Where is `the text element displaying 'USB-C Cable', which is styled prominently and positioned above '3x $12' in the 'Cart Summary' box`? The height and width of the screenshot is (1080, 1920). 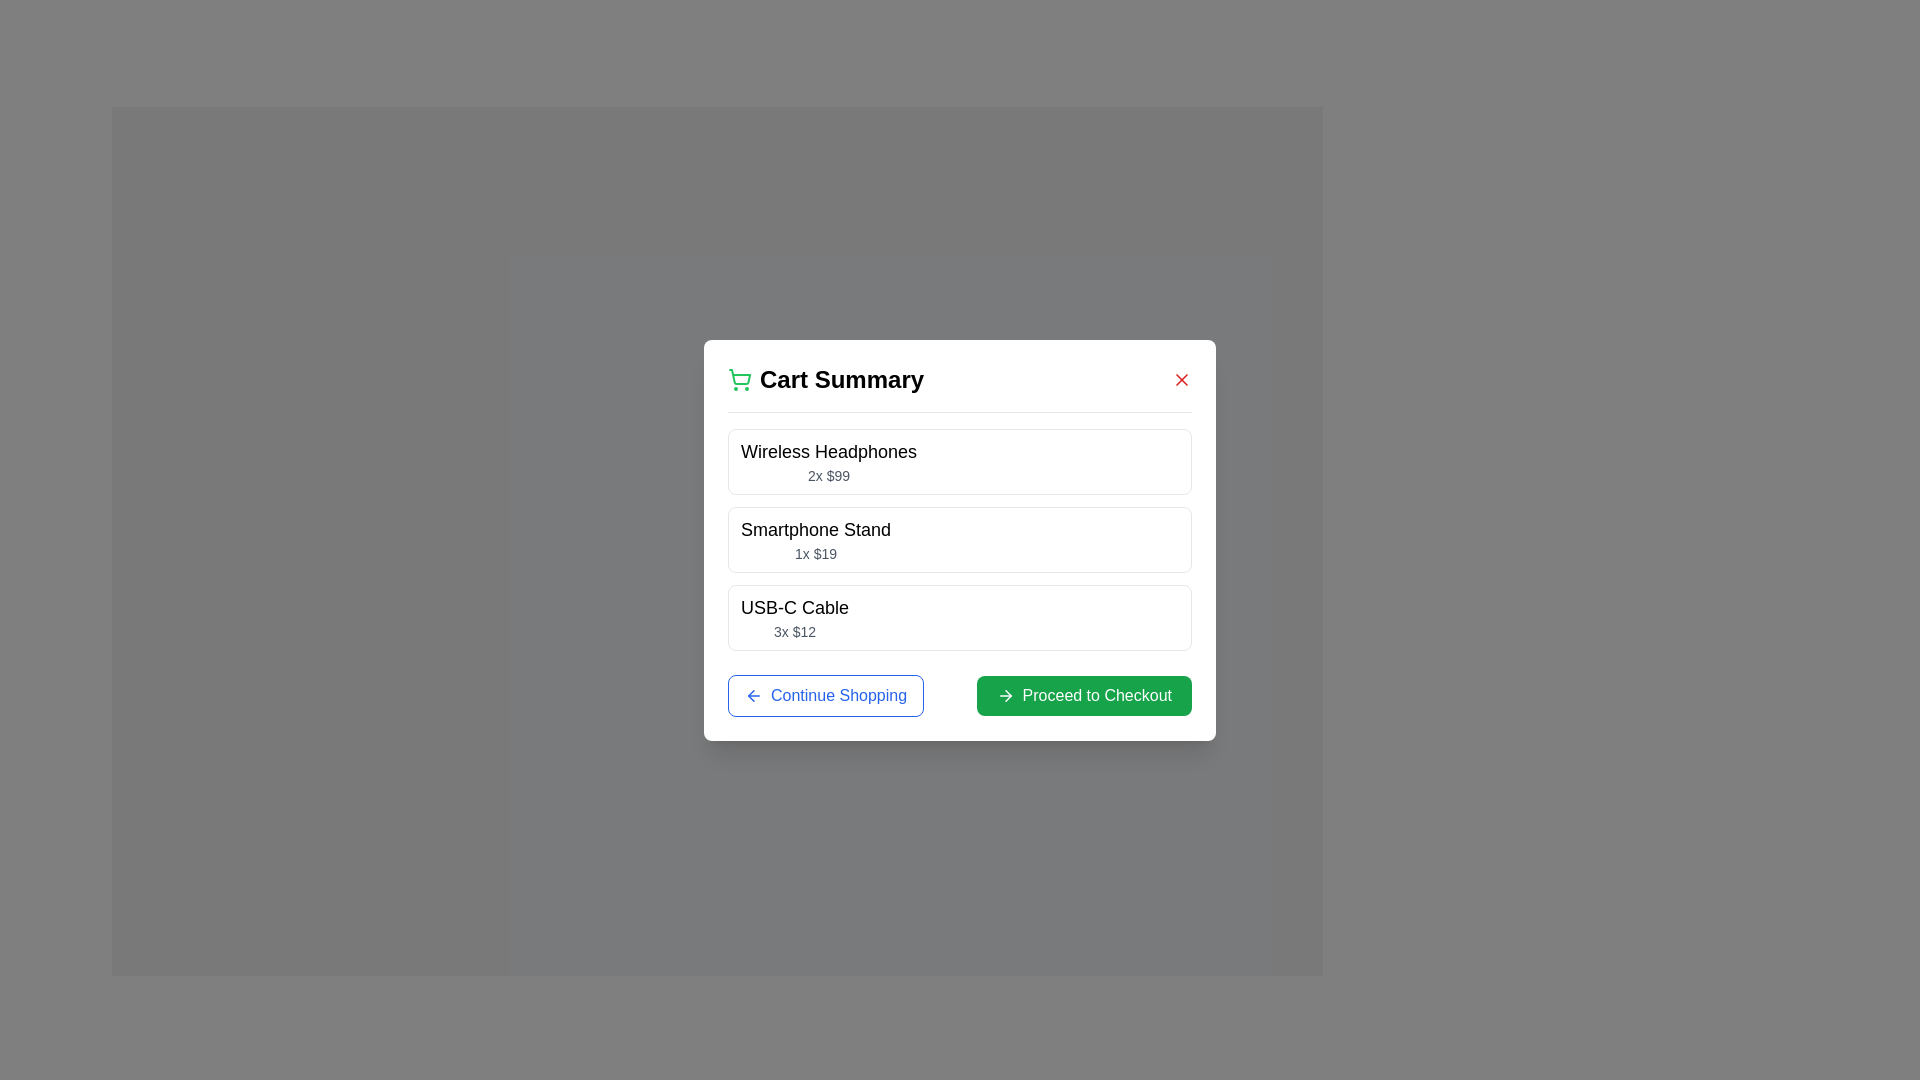
the text element displaying 'USB-C Cable', which is styled prominently and positioned above '3x $12' in the 'Cart Summary' box is located at coordinates (794, 606).